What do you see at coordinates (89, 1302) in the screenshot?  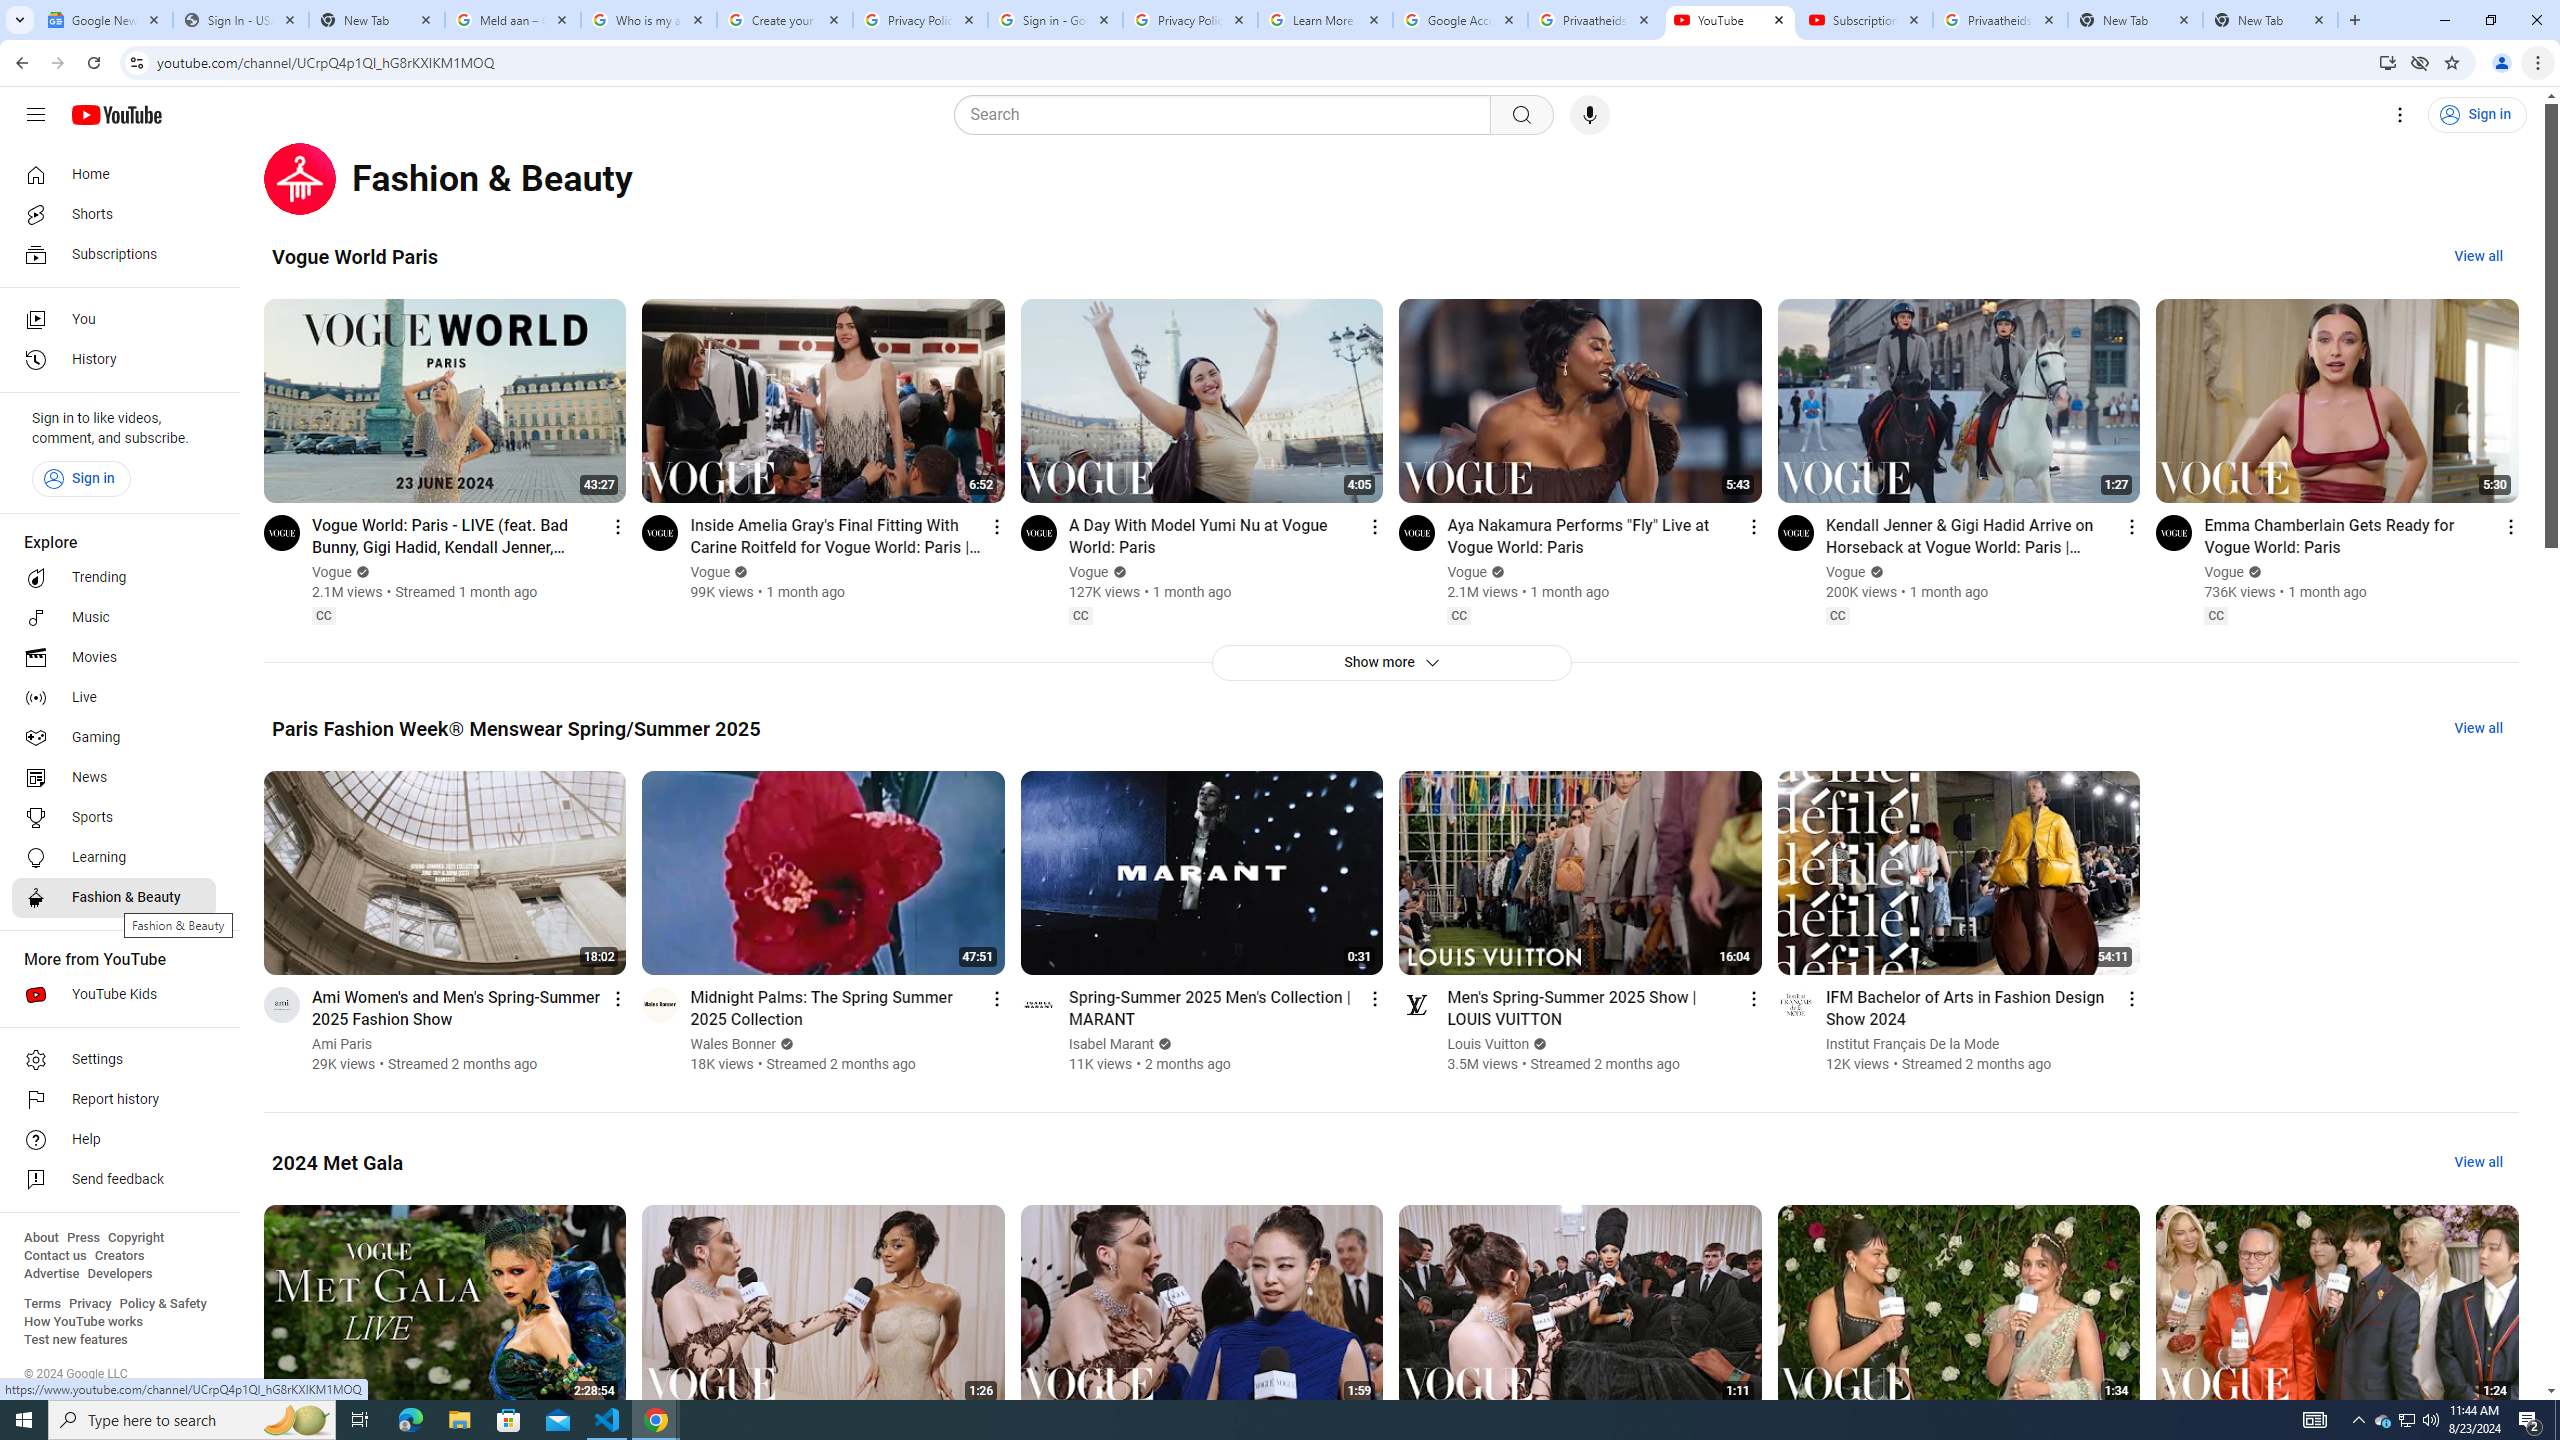 I see `'Privacy'` at bounding box center [89, 1302].